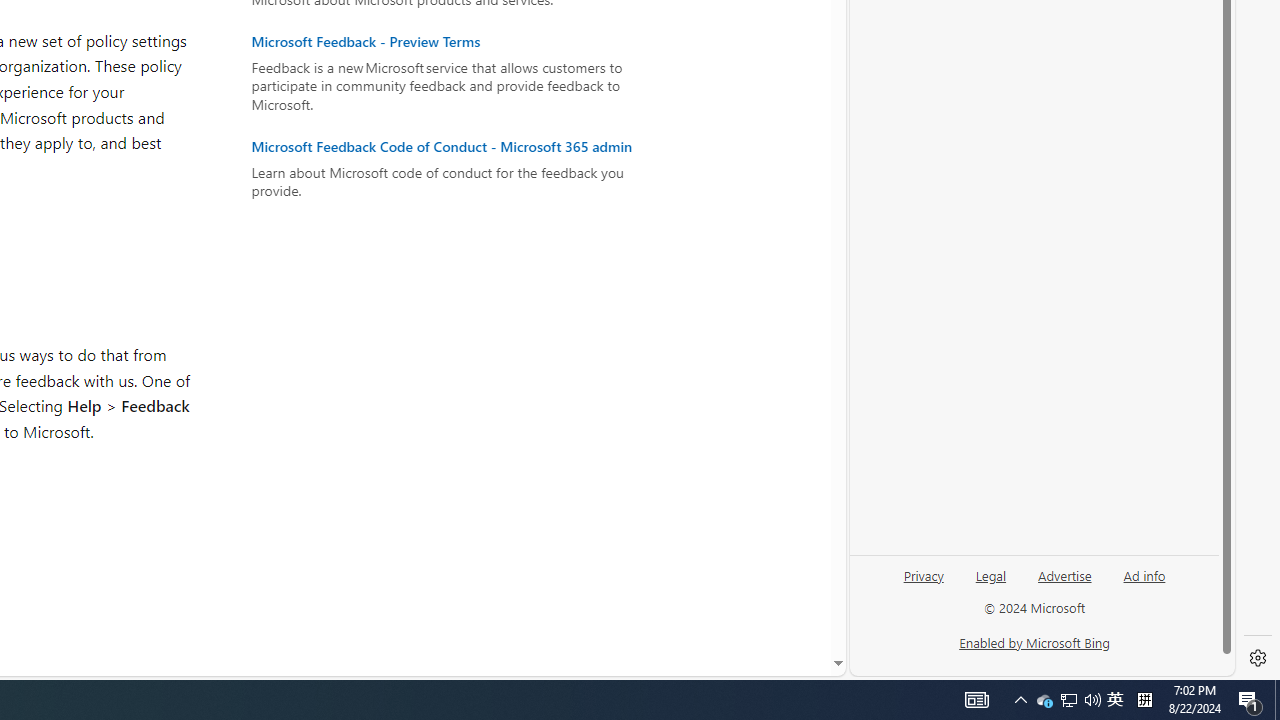 The width and height of the screenshot is (1280, 720). Describe the element at coordinates (990, 583) in the screenshot. I see `'Legal'` at that location.